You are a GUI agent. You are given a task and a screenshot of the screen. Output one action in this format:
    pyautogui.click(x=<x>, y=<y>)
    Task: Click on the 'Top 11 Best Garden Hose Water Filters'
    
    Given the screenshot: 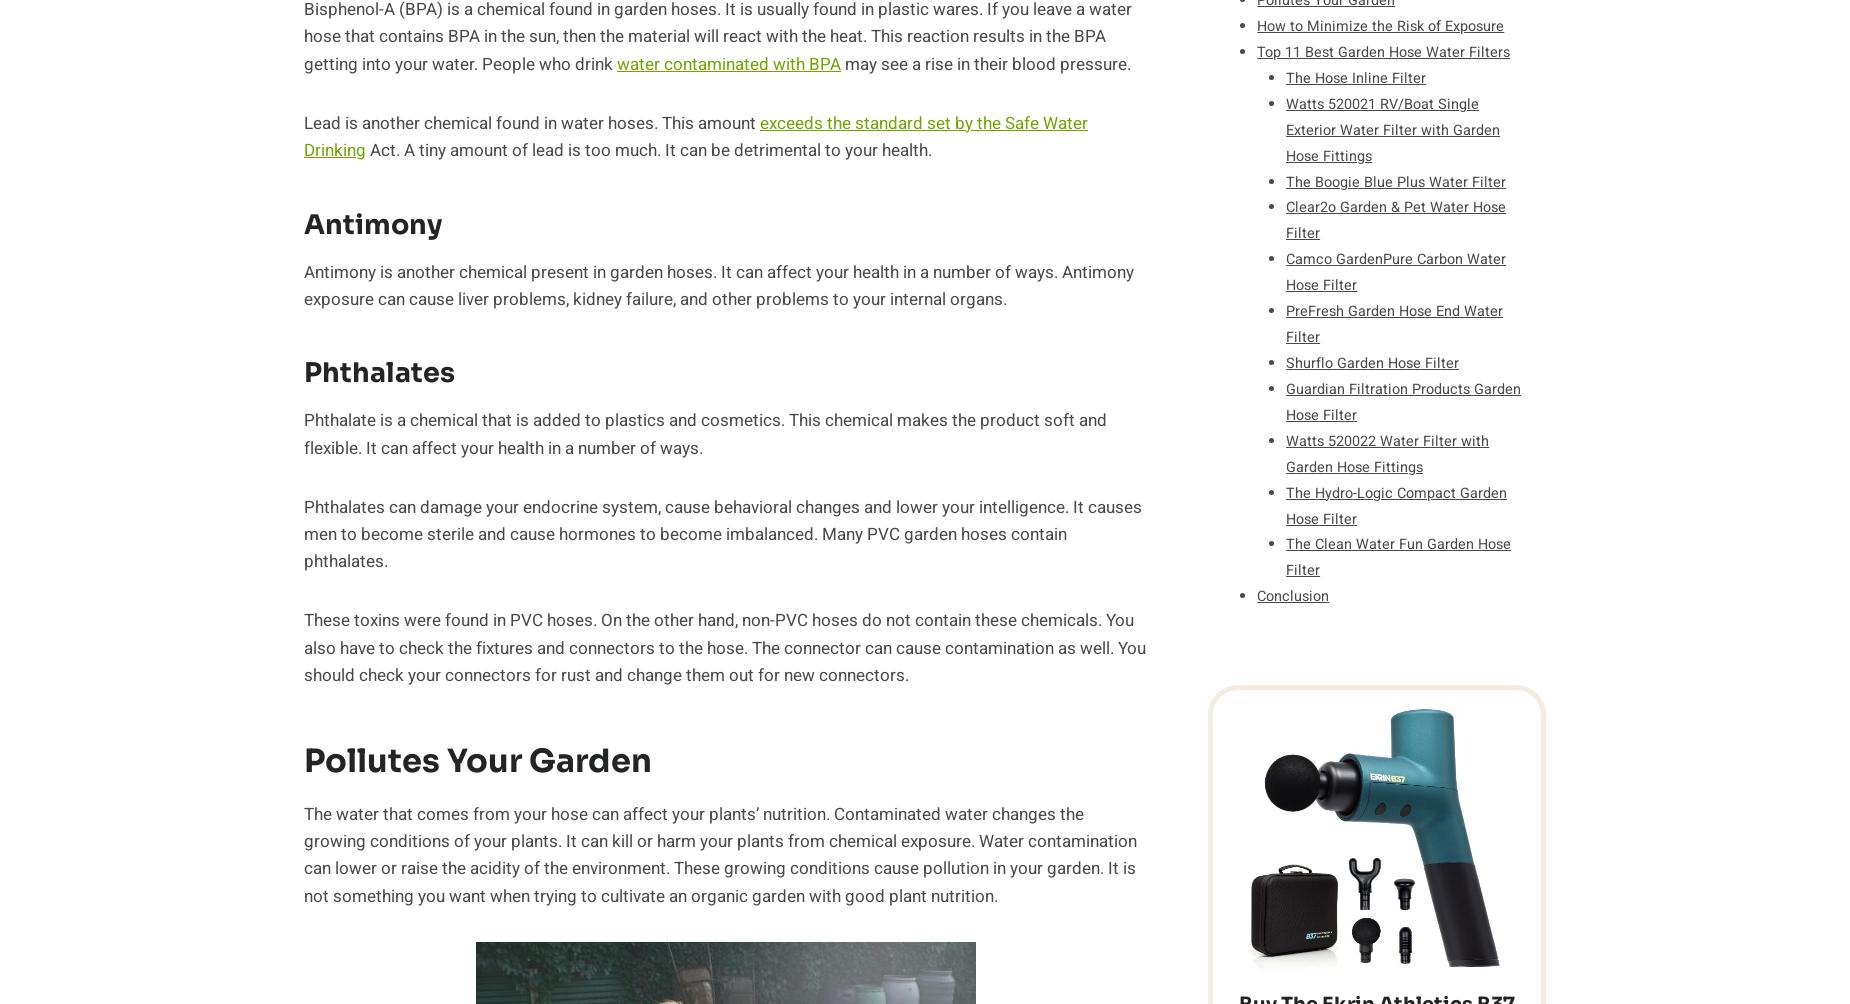 What is the action you would take?
    pyautogui.click(x=1256, y=51)
    